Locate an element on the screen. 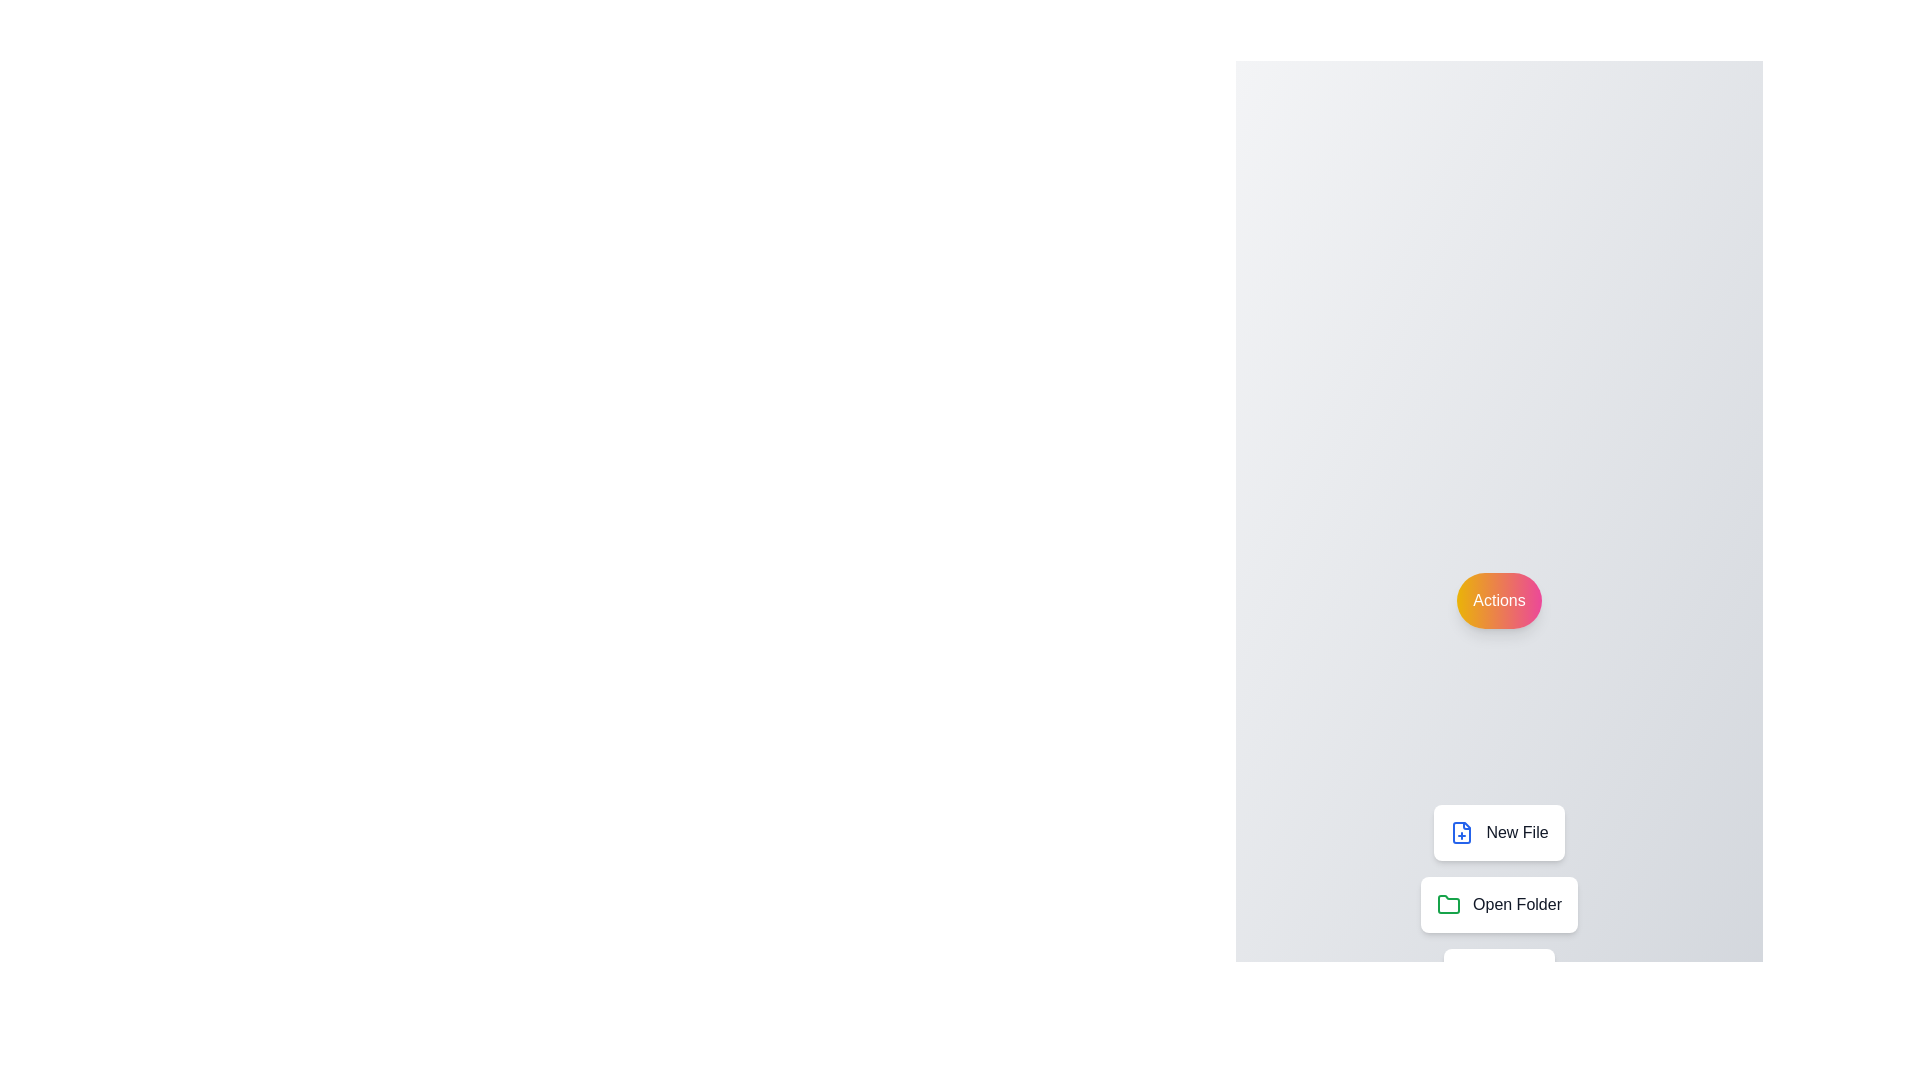  'Open Folder' button is located at coordinates (1499, 905).